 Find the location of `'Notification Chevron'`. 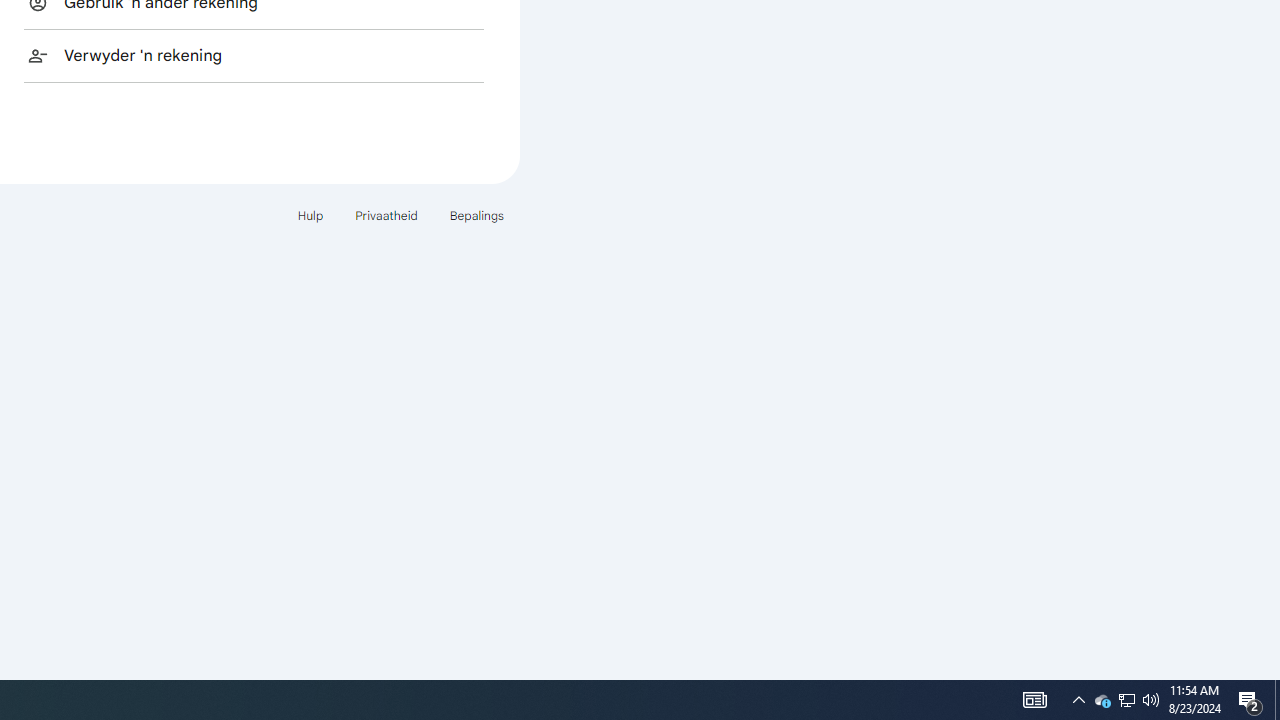

'Notification Chevron' is located at coordinates (1101, 698).